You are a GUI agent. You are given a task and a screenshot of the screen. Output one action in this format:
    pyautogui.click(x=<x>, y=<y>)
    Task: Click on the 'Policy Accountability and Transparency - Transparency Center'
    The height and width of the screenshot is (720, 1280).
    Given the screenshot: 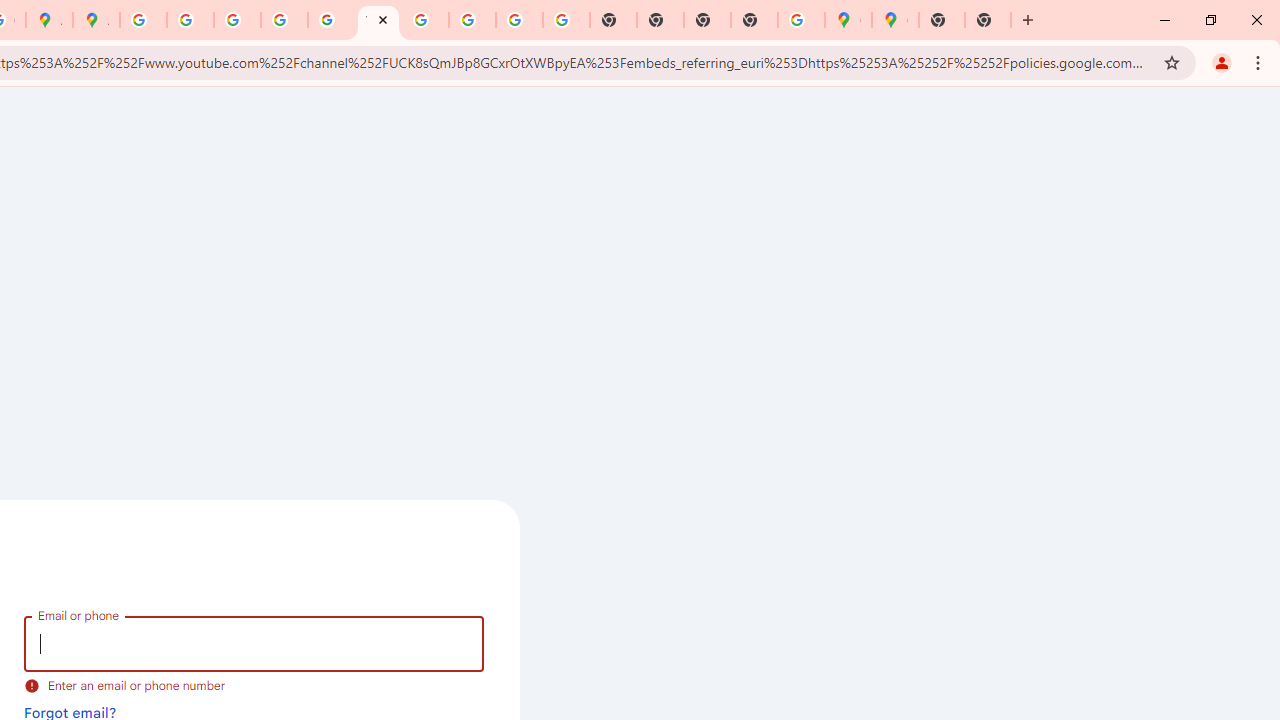 What is the action you would take?
    pyautogui.click(x=143, y=20)
    